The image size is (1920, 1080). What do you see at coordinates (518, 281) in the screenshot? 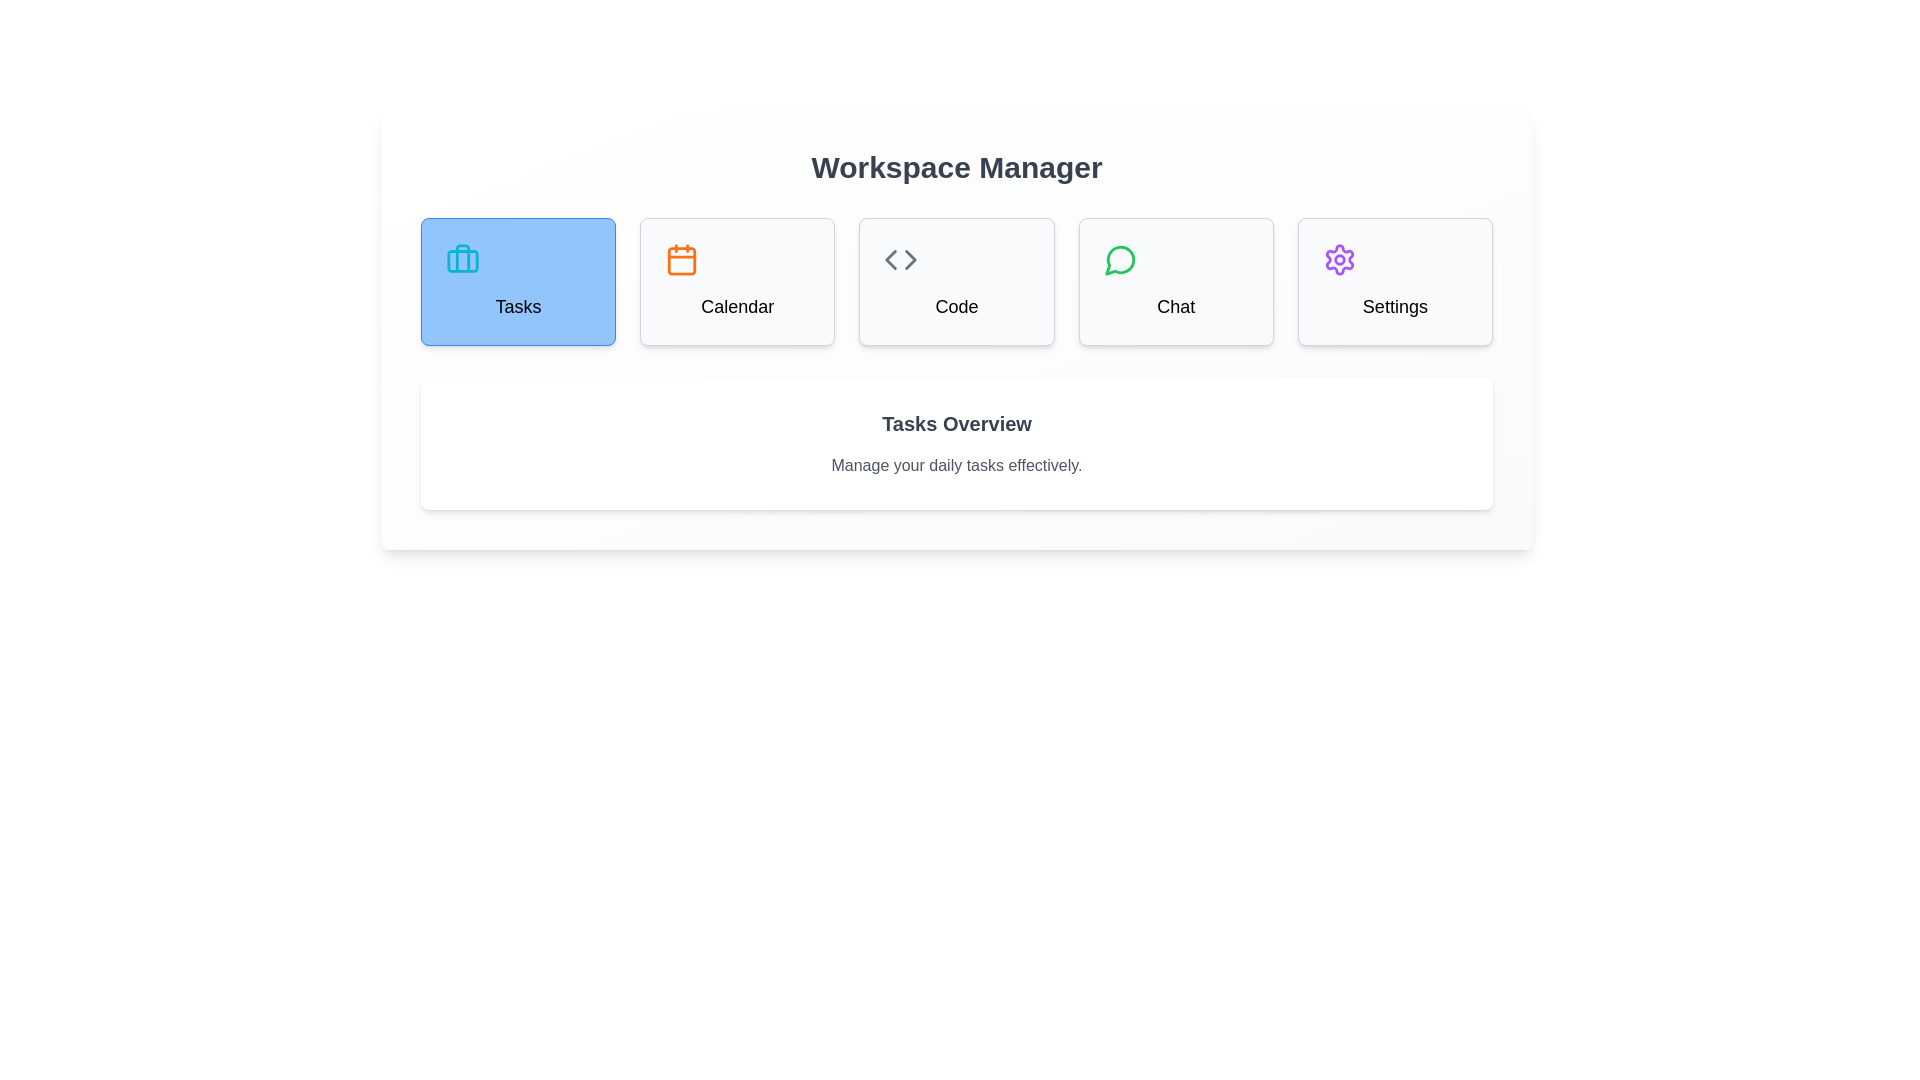
I see `the first interactive card in the grid, which serves as a navigation button to the 'Tasks' section` at bounding box center [518, 281].